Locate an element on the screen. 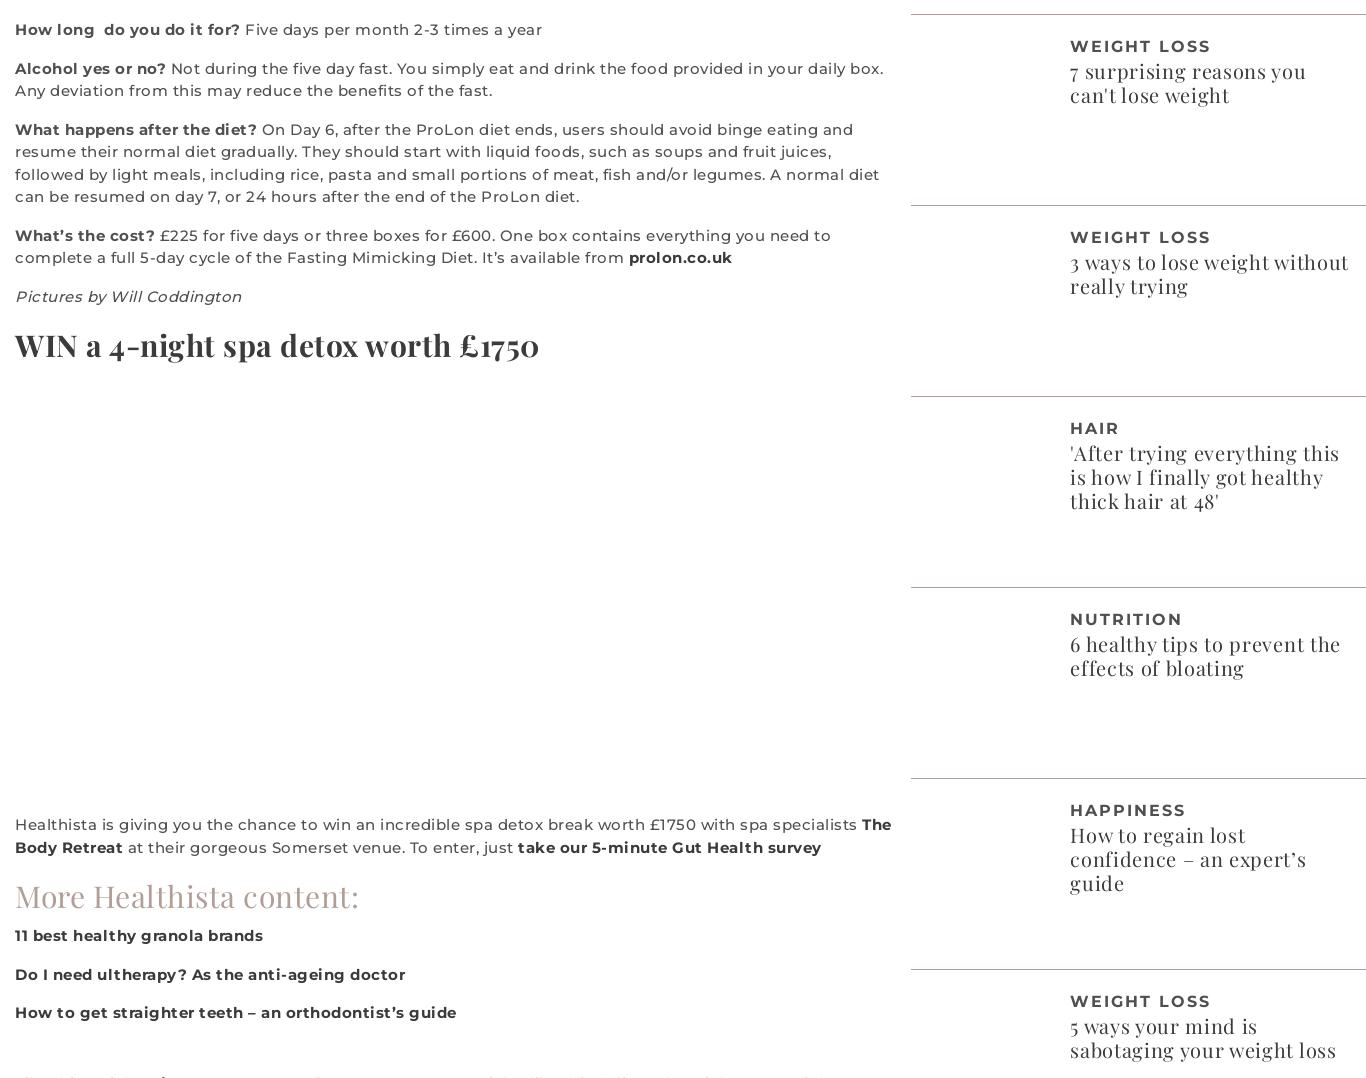 The width and height of the screenshot is (1366, 1078). 'Alcohol yes or no?' is located at coordinates (90, 67).